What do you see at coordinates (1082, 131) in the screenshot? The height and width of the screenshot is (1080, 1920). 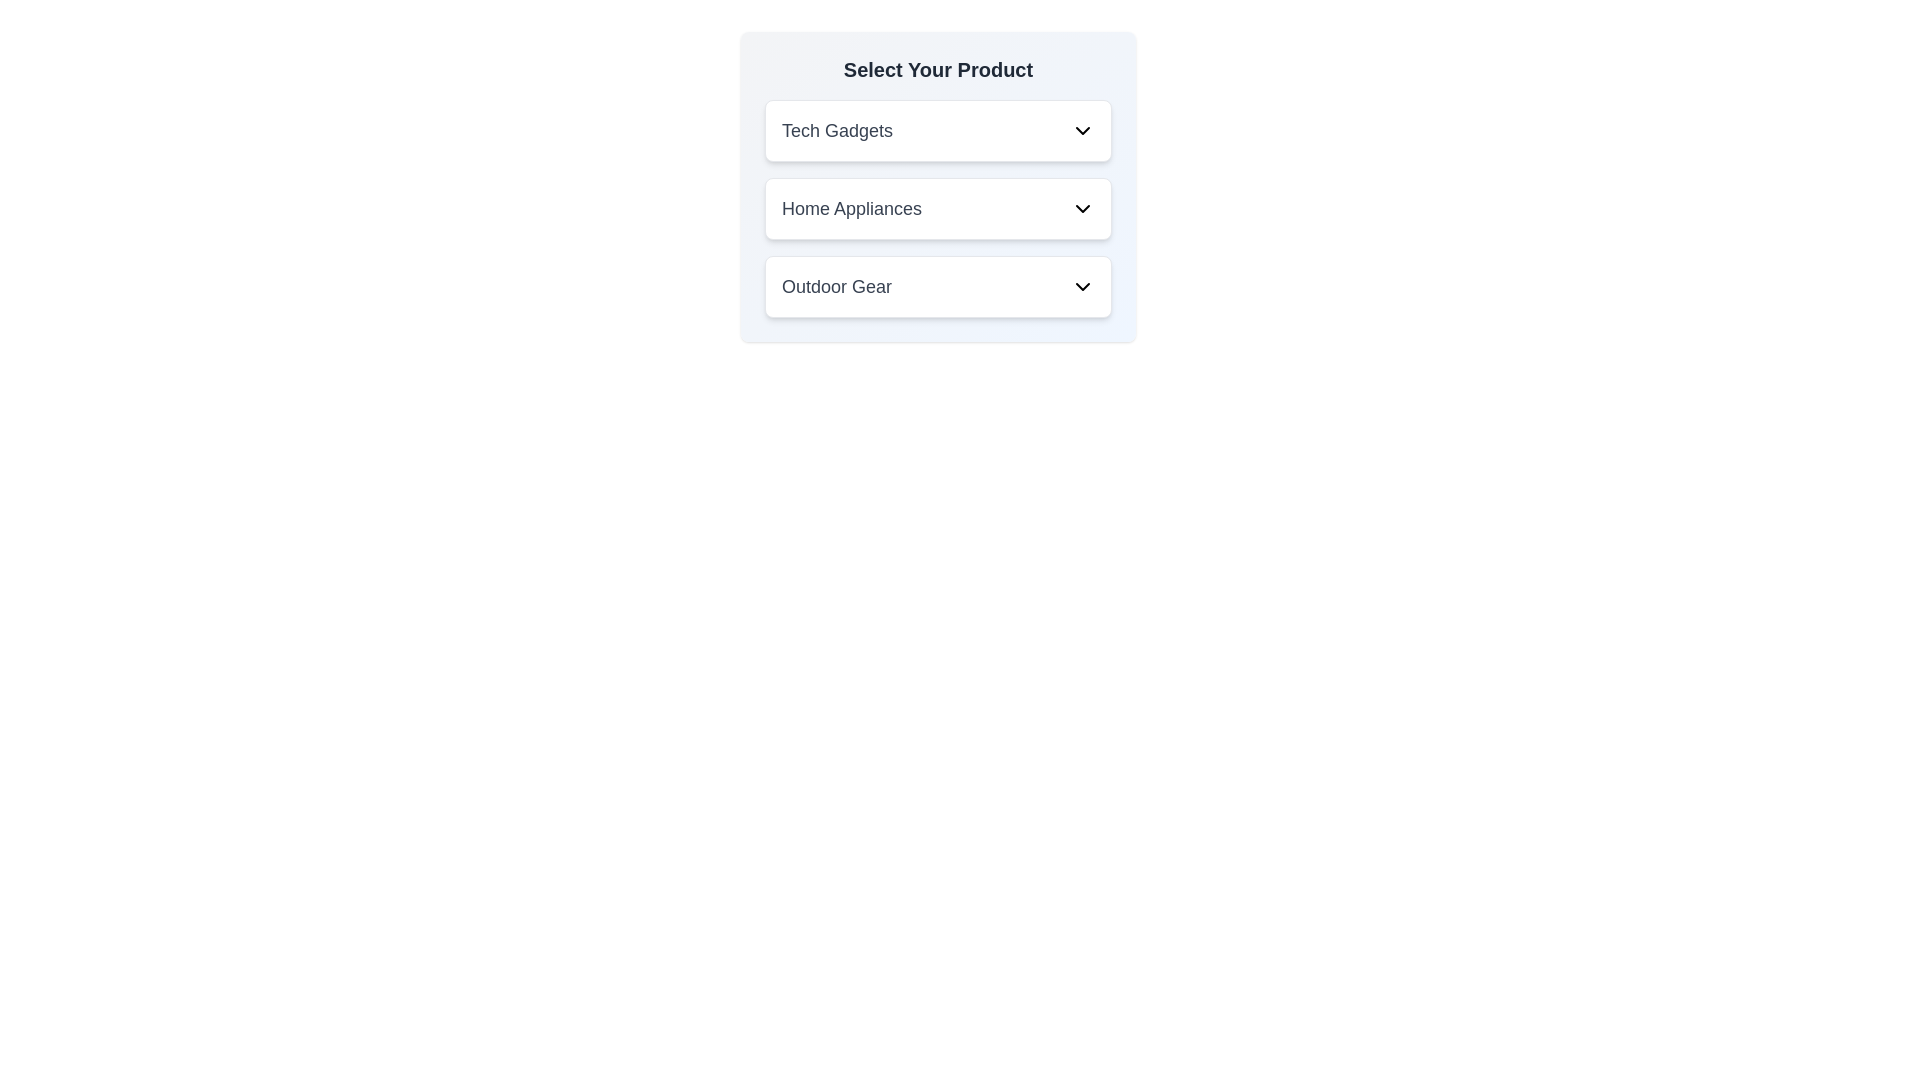 I see `the chevron icon button located on the far right side of the 'Tech Gadgets' button` at bounding box center [1082, 131].